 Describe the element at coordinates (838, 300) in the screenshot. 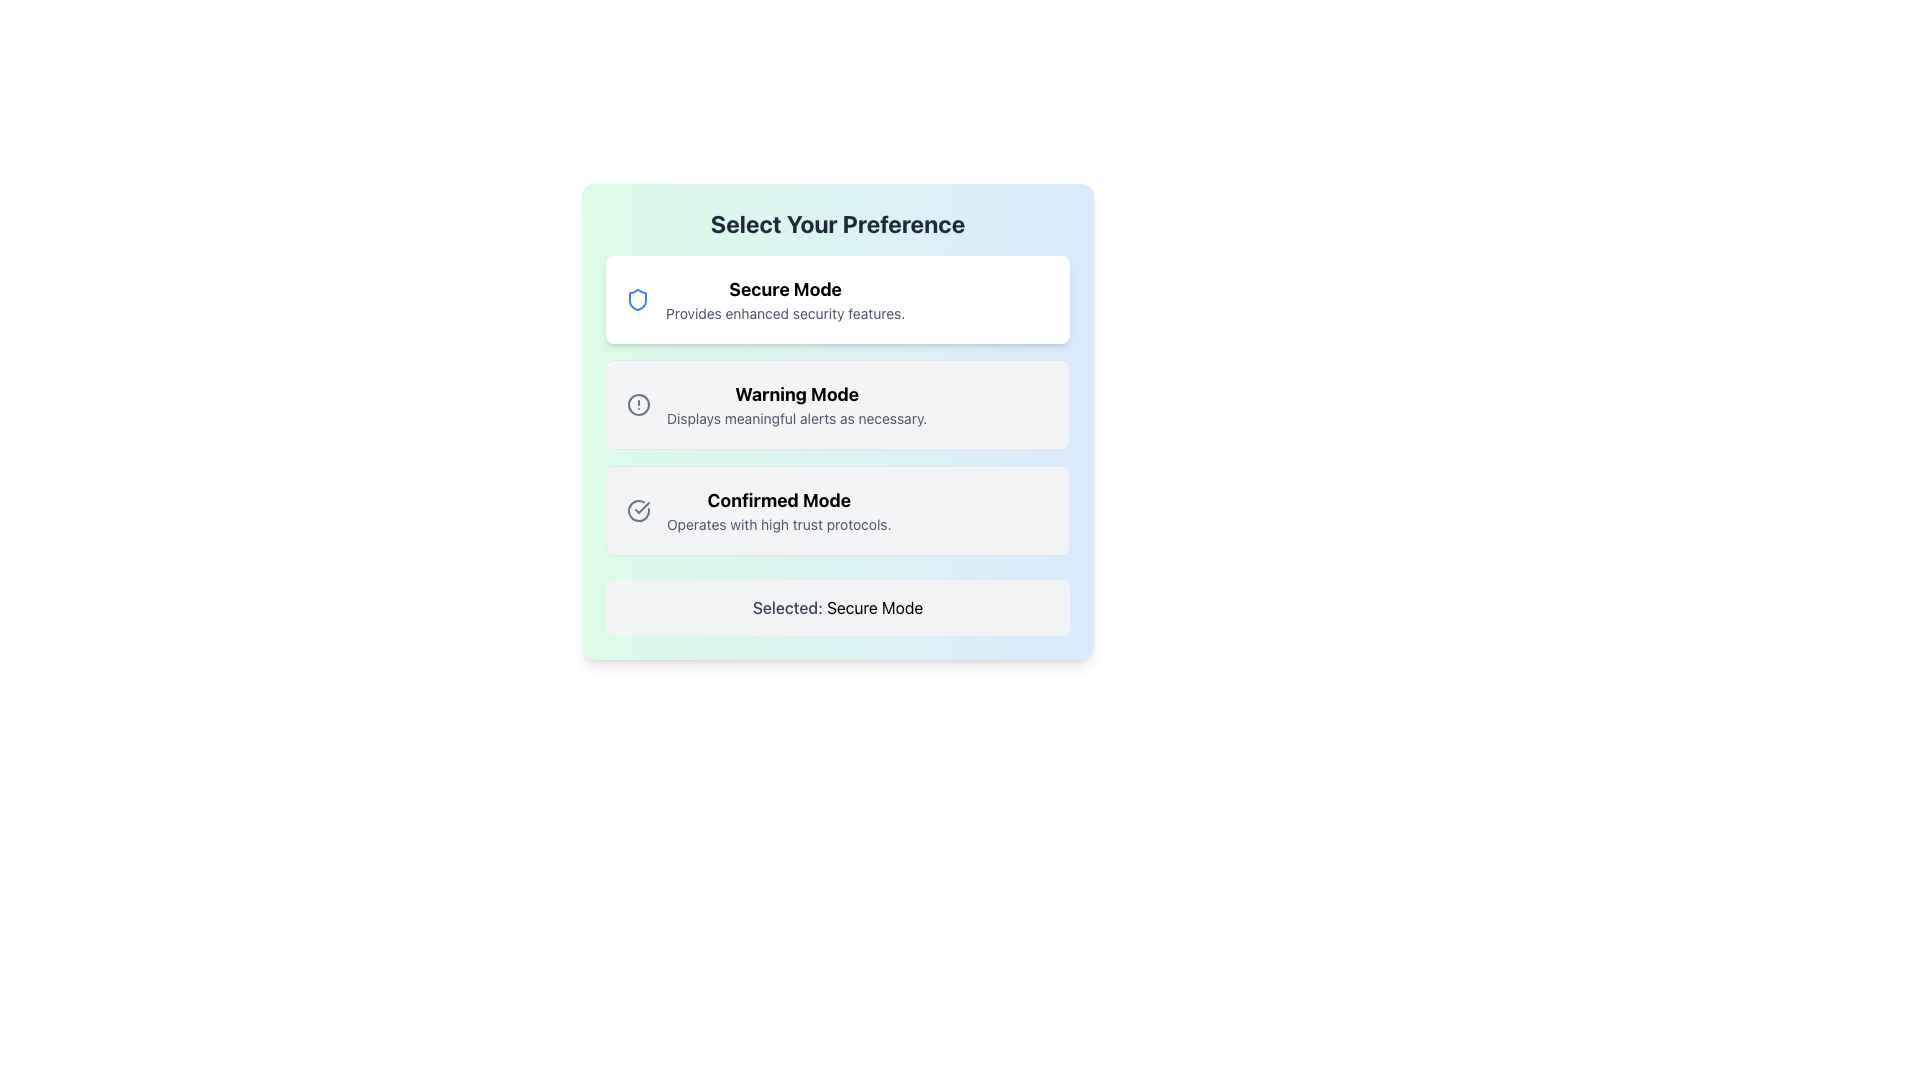

I see `the 'Secure Mode' selectable card UI component, which is the first item in a vertically stacked list, featuring a blue shield icon and bold text reading 'Secure Mode'` at that location.